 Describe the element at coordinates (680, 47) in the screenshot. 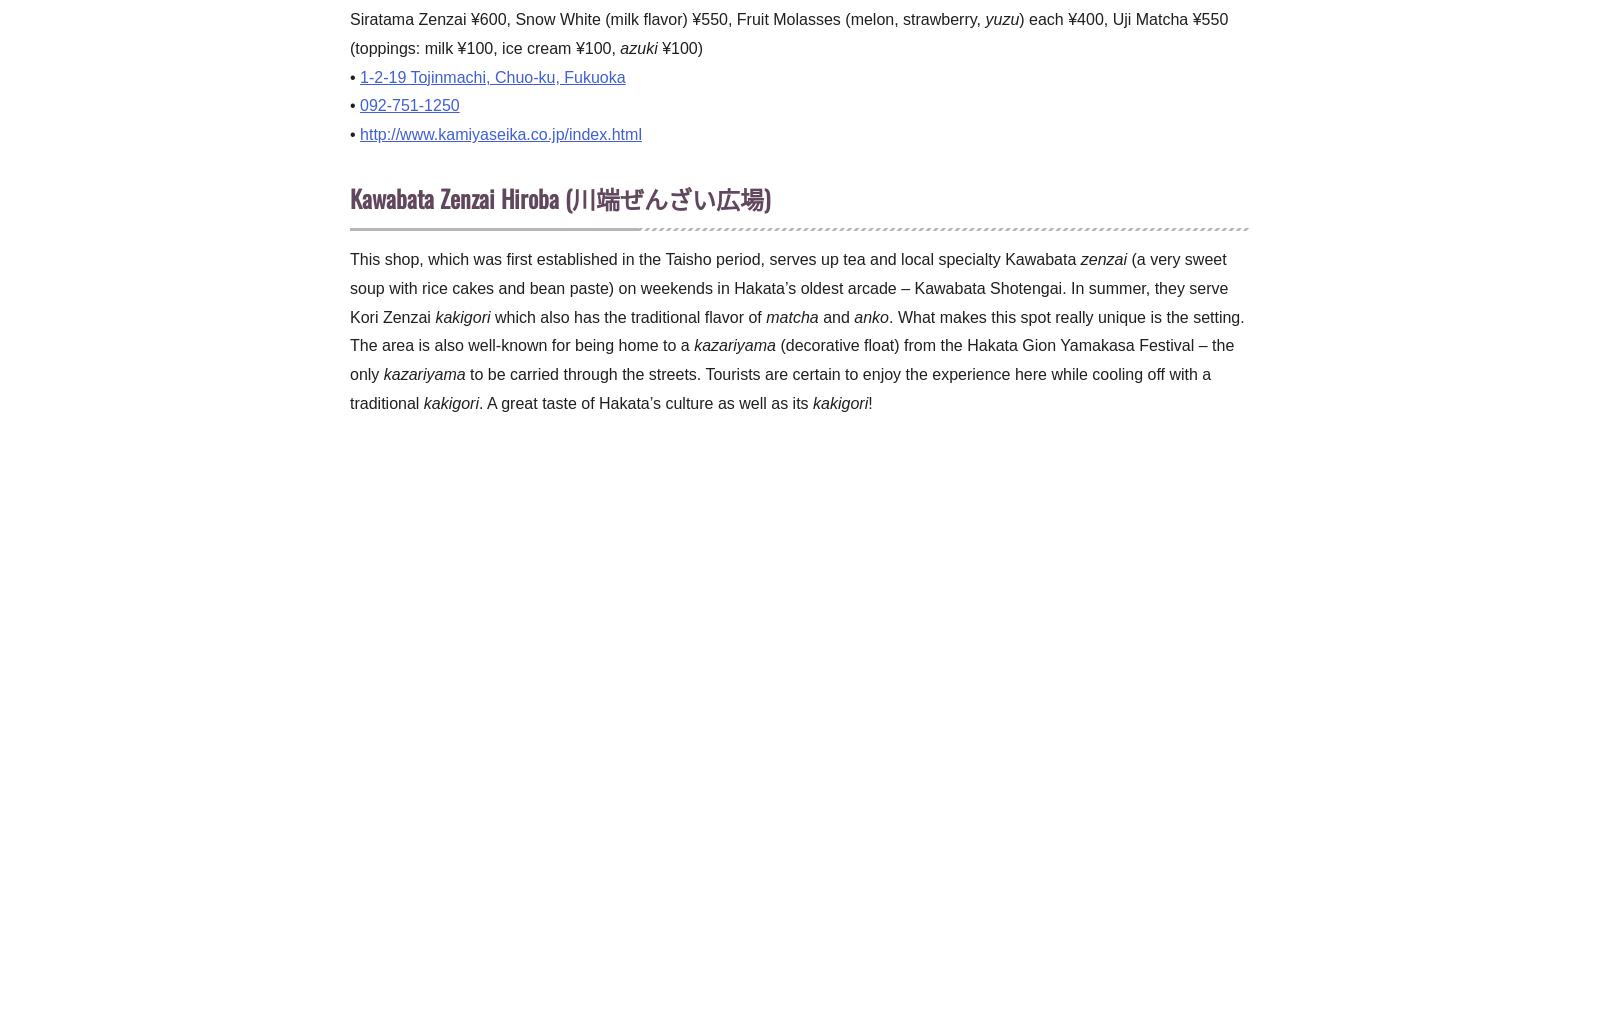

I see `'¥100)'` at that location.